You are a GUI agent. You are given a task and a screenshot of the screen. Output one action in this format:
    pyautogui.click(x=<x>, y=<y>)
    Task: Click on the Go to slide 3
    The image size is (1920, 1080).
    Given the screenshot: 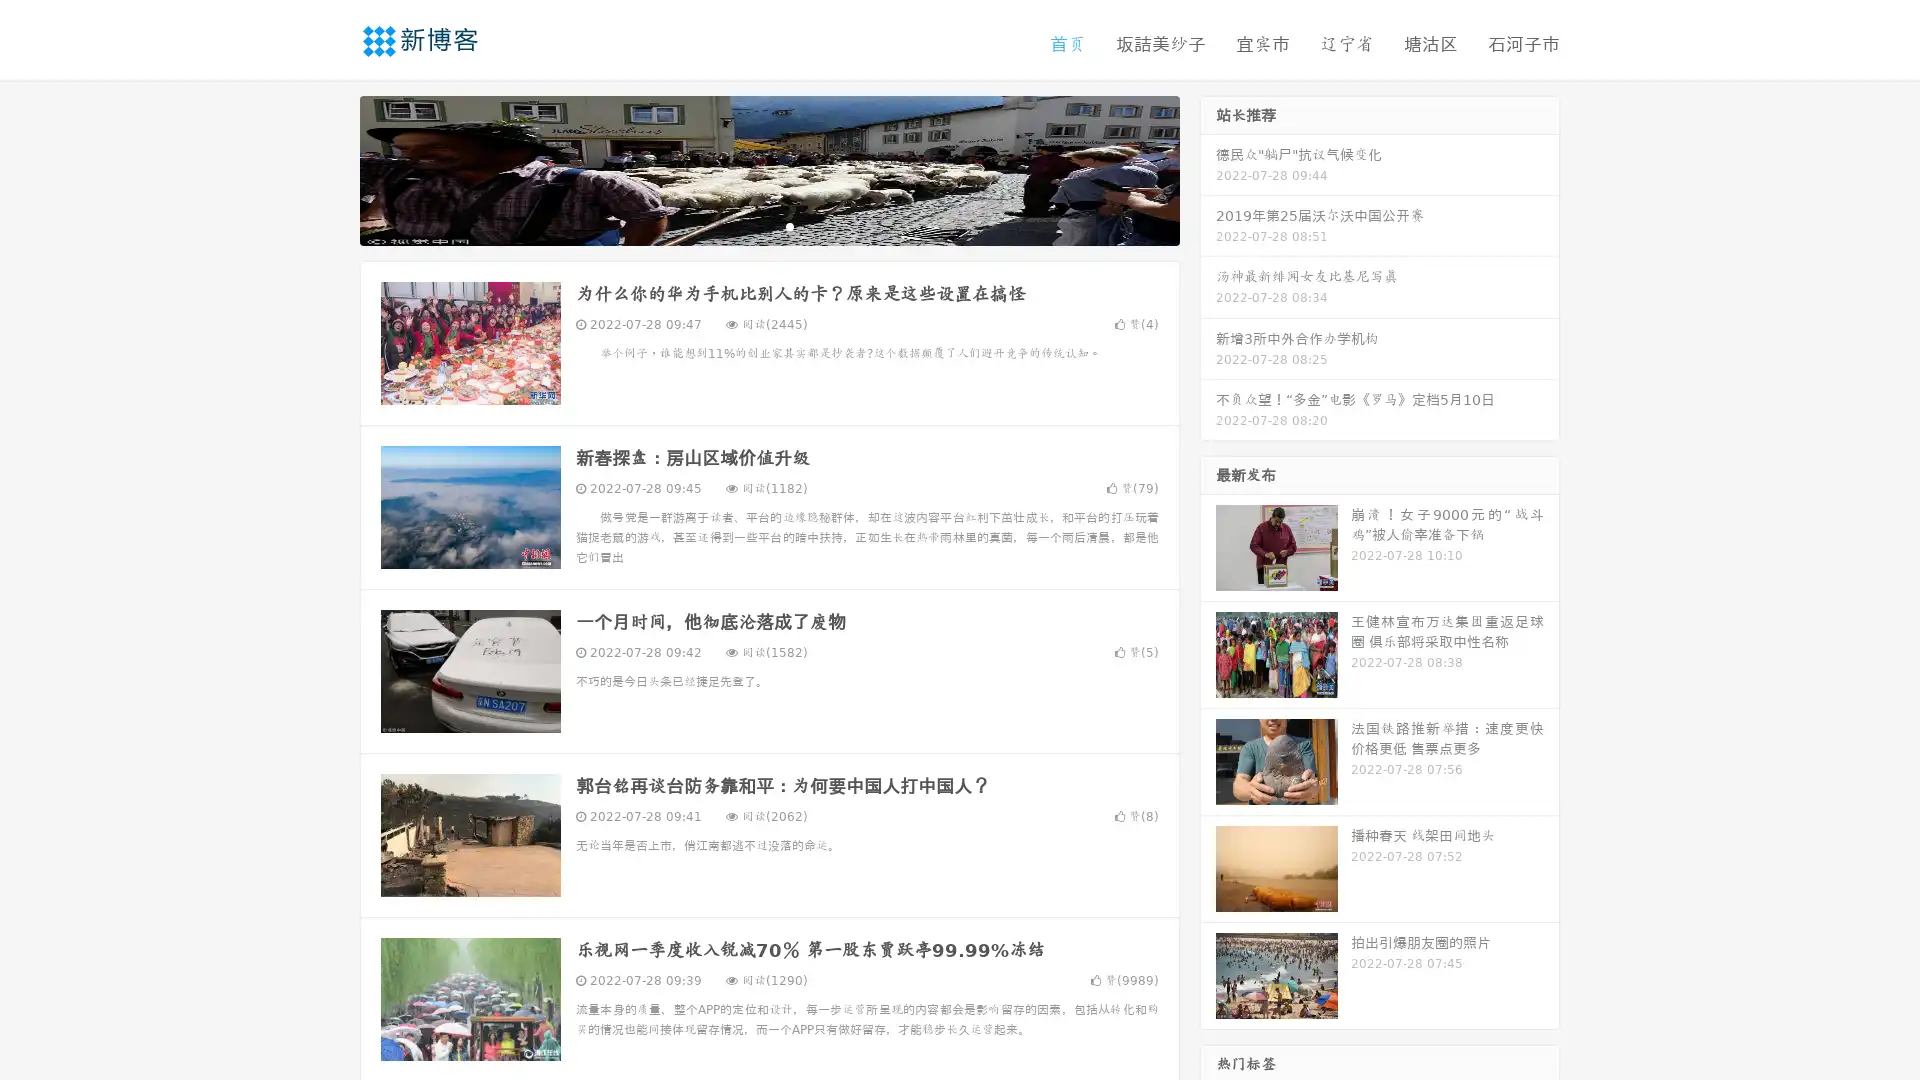 What is the action you would take?
    pyautogui.click(x=789, y=225)
    